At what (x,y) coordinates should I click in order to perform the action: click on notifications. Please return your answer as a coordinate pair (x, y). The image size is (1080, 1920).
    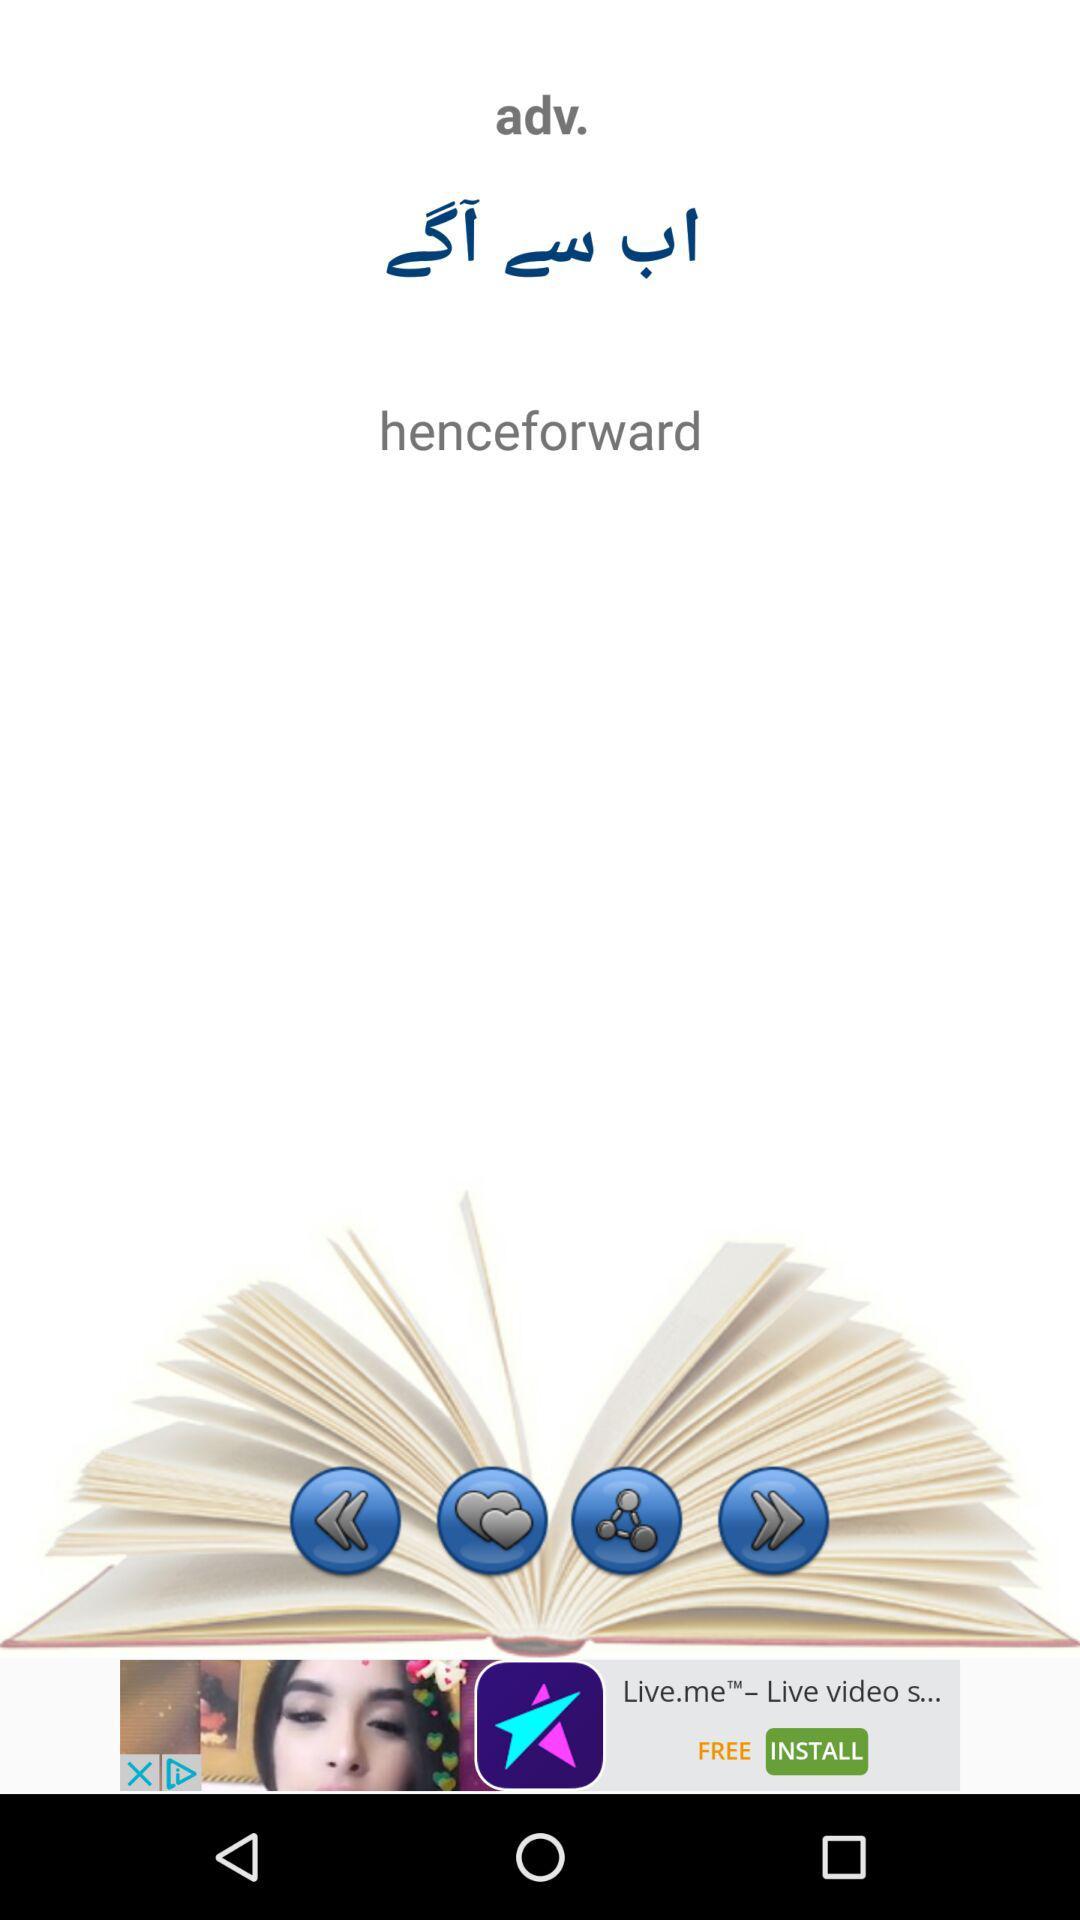
    Looking at the image, I should click on (540, 1724).